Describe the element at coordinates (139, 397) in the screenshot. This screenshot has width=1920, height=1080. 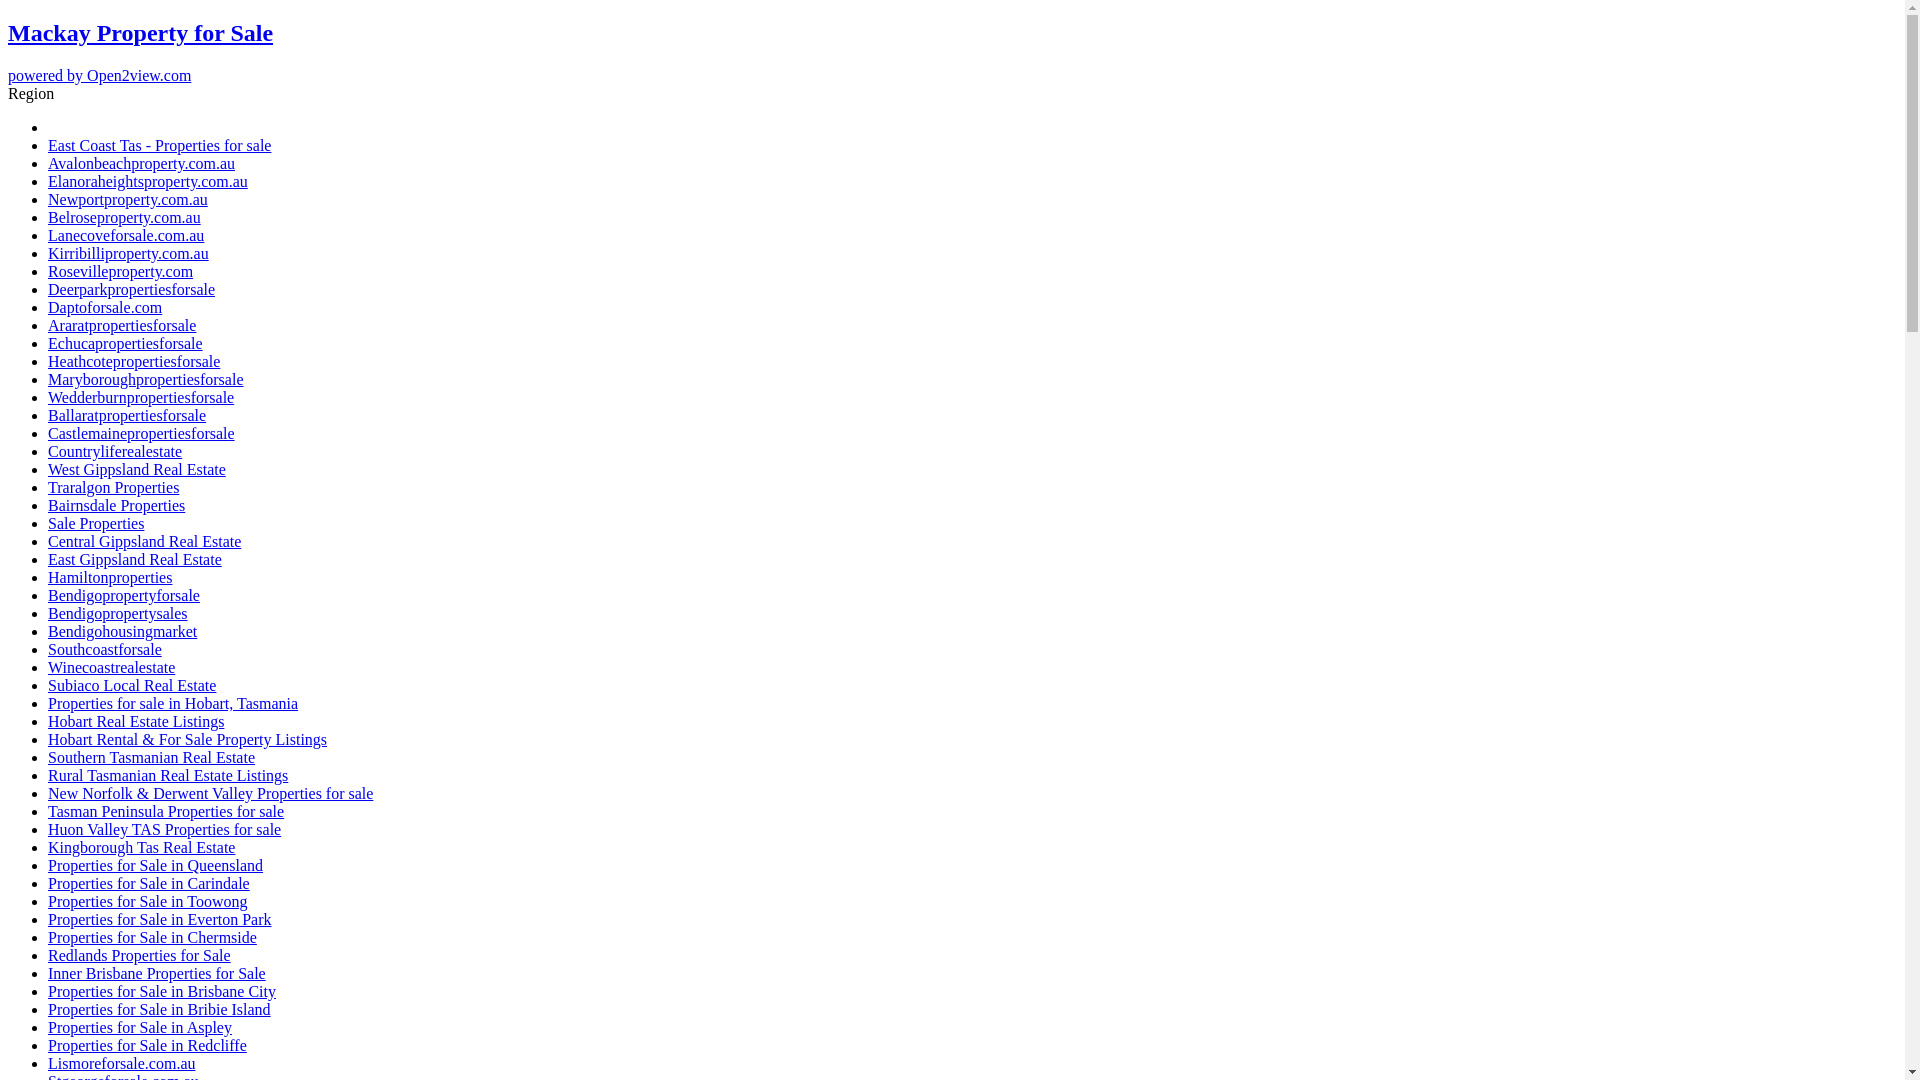
I see `'Wedderburnpropertiesforsale'` at that location.